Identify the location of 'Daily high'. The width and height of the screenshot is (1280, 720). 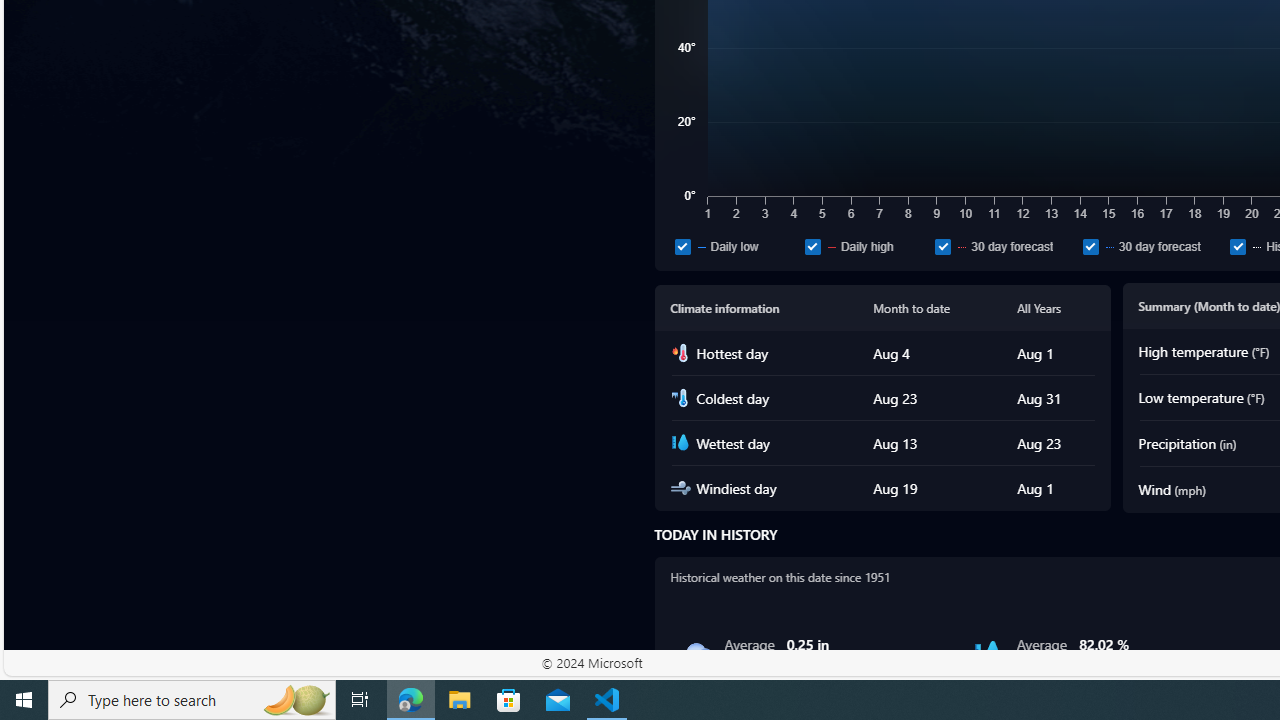
(812, 245).